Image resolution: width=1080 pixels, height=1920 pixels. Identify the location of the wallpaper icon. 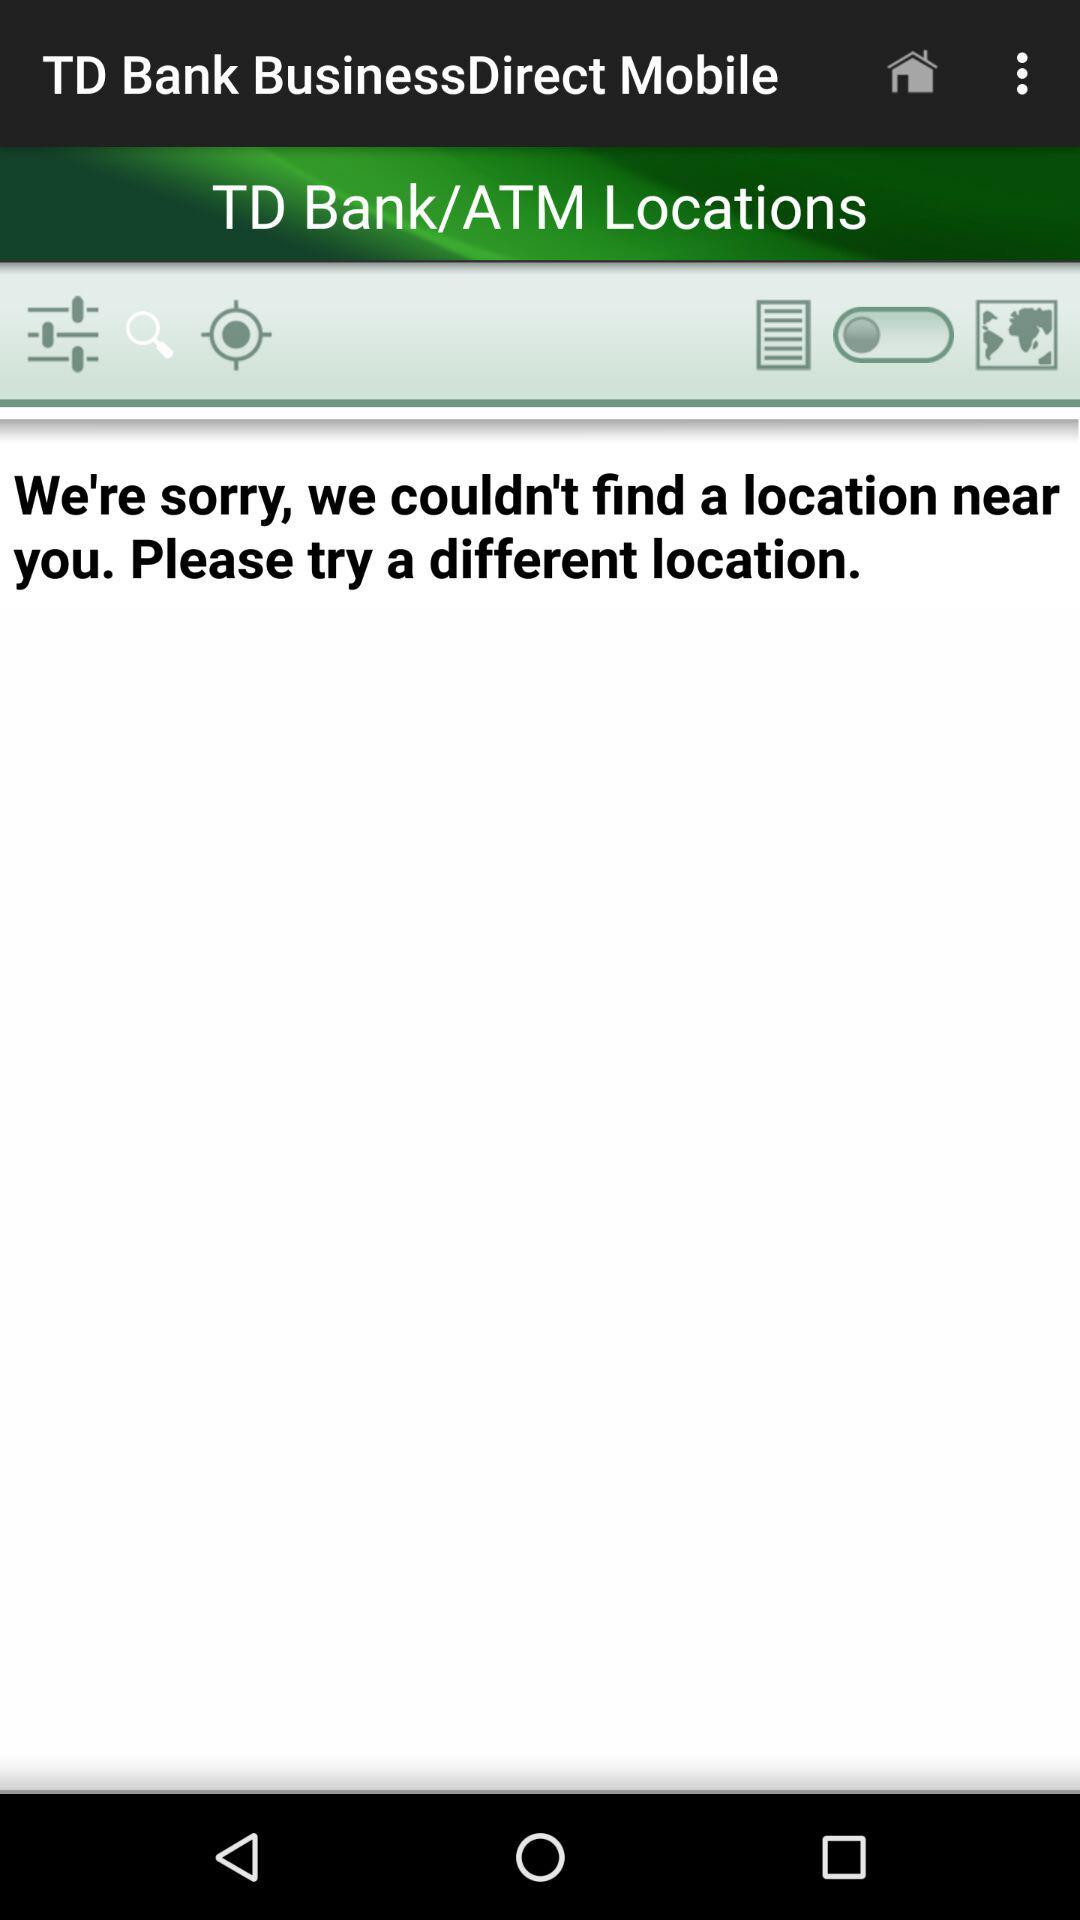
(1017, 334).